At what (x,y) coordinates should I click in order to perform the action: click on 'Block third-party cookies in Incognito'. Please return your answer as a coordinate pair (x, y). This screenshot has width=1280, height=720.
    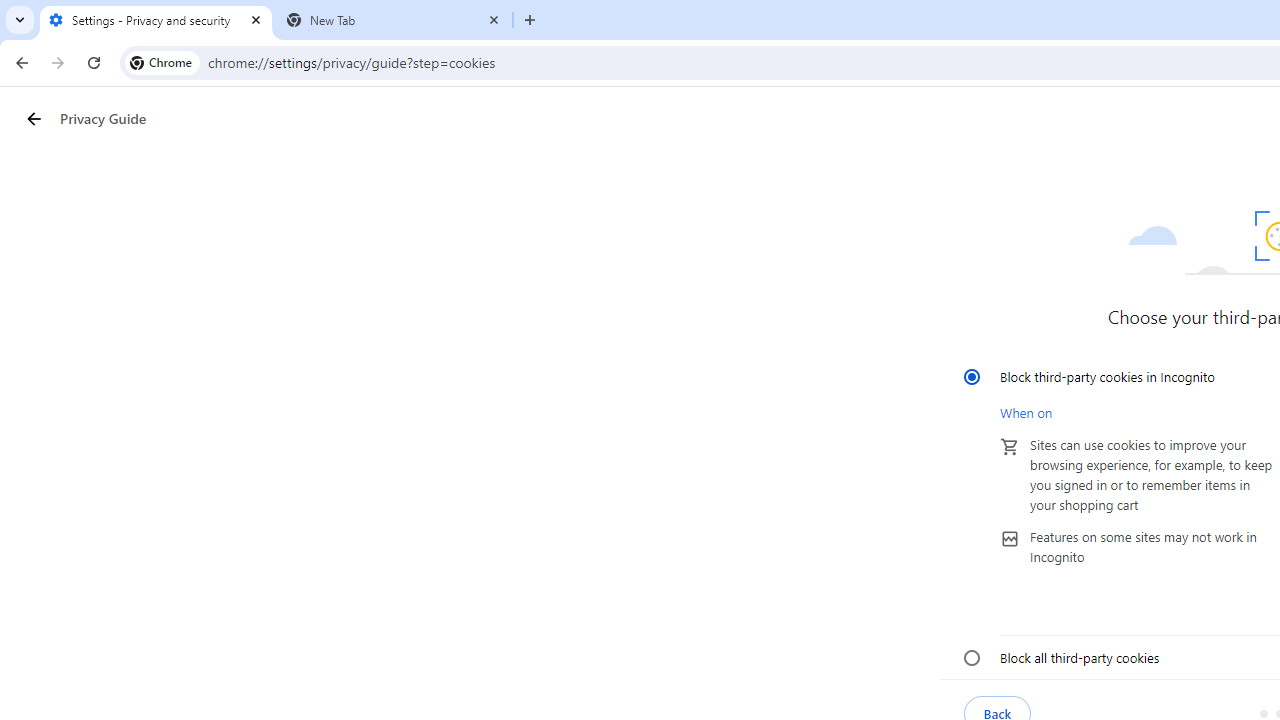
    Looking at the image, I should click on (972, 377).